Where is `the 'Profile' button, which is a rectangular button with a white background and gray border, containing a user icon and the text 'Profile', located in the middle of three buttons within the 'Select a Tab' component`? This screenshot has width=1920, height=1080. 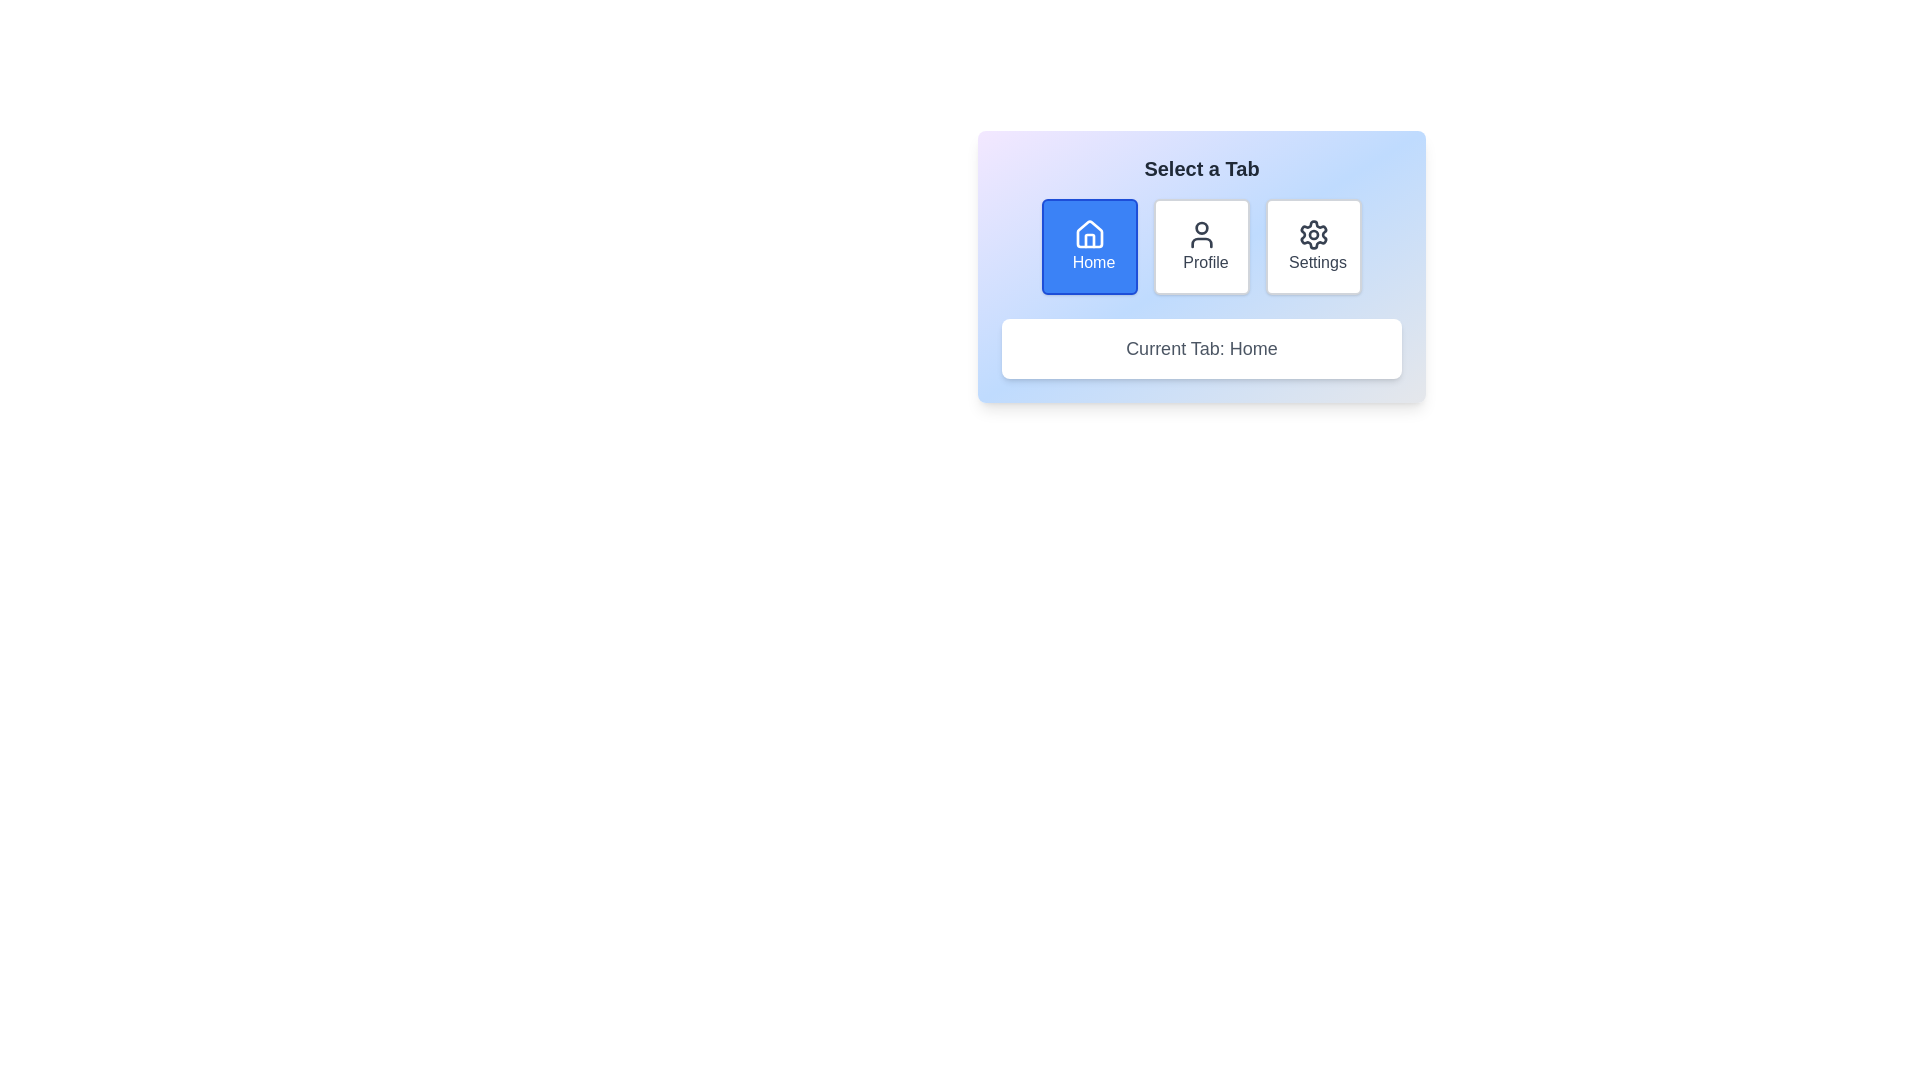
the 'Profile' button, which is a rectangular button with a white background and gray border, containing a user icon and the text 'Profile', located in the middle of three buttons within the 'Select a Tab' component is located at coordinates (1200, 245).